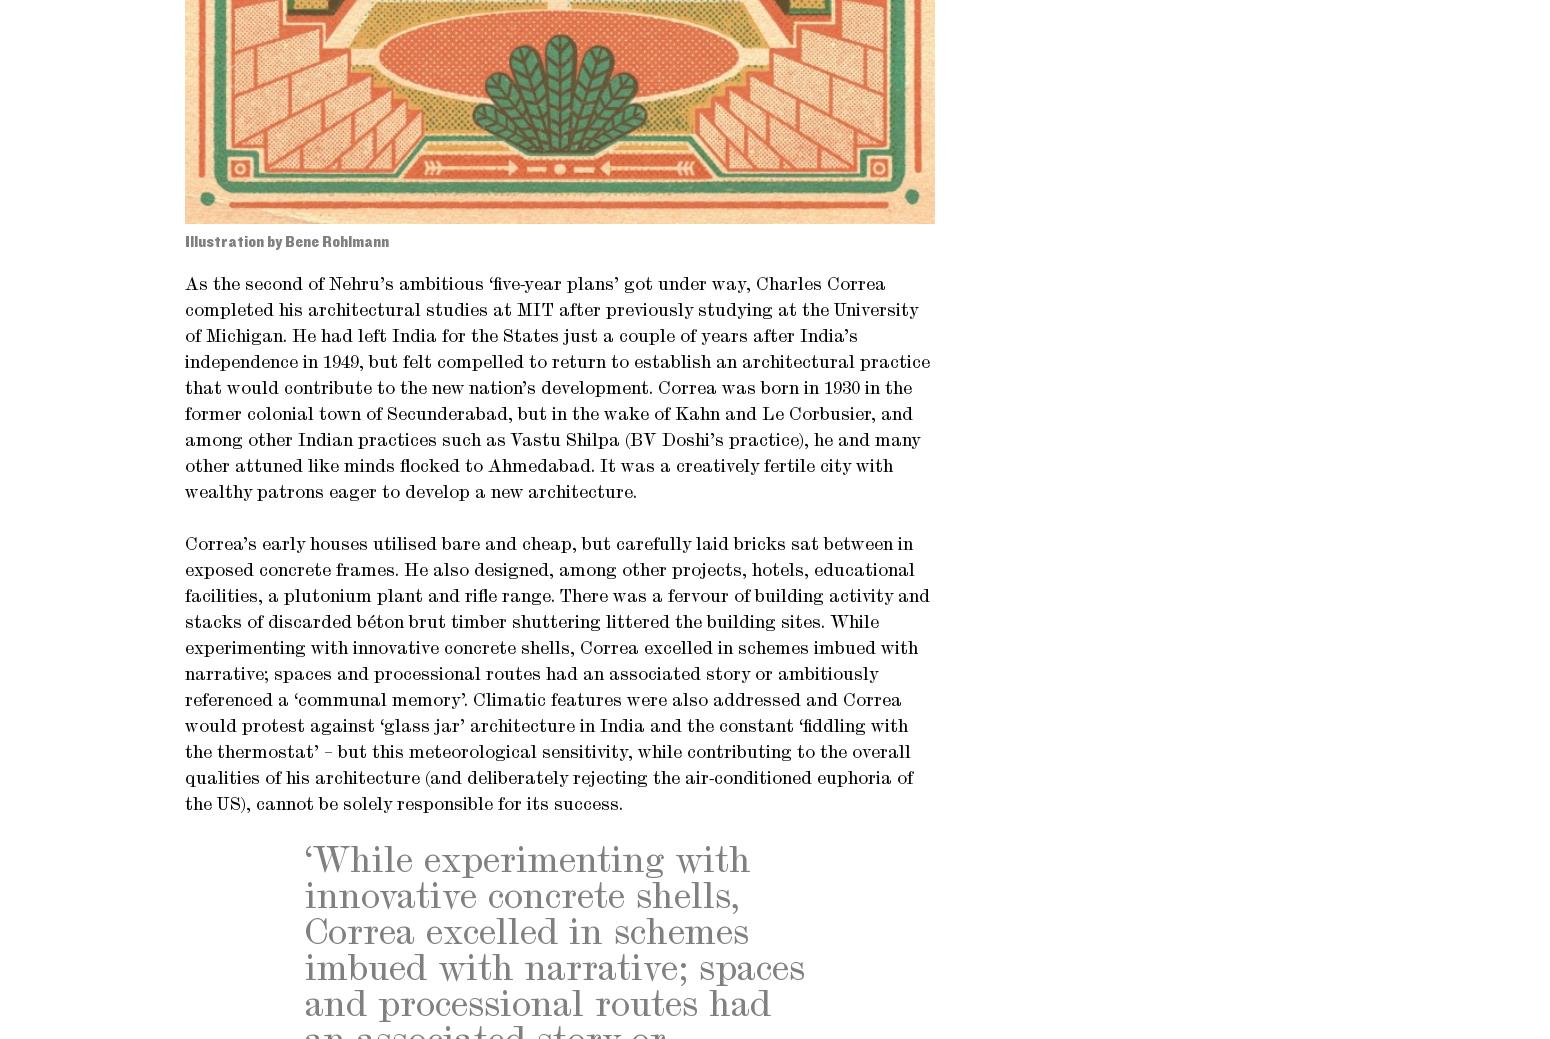  I want to click on 'Media pack', so click(226, 128).